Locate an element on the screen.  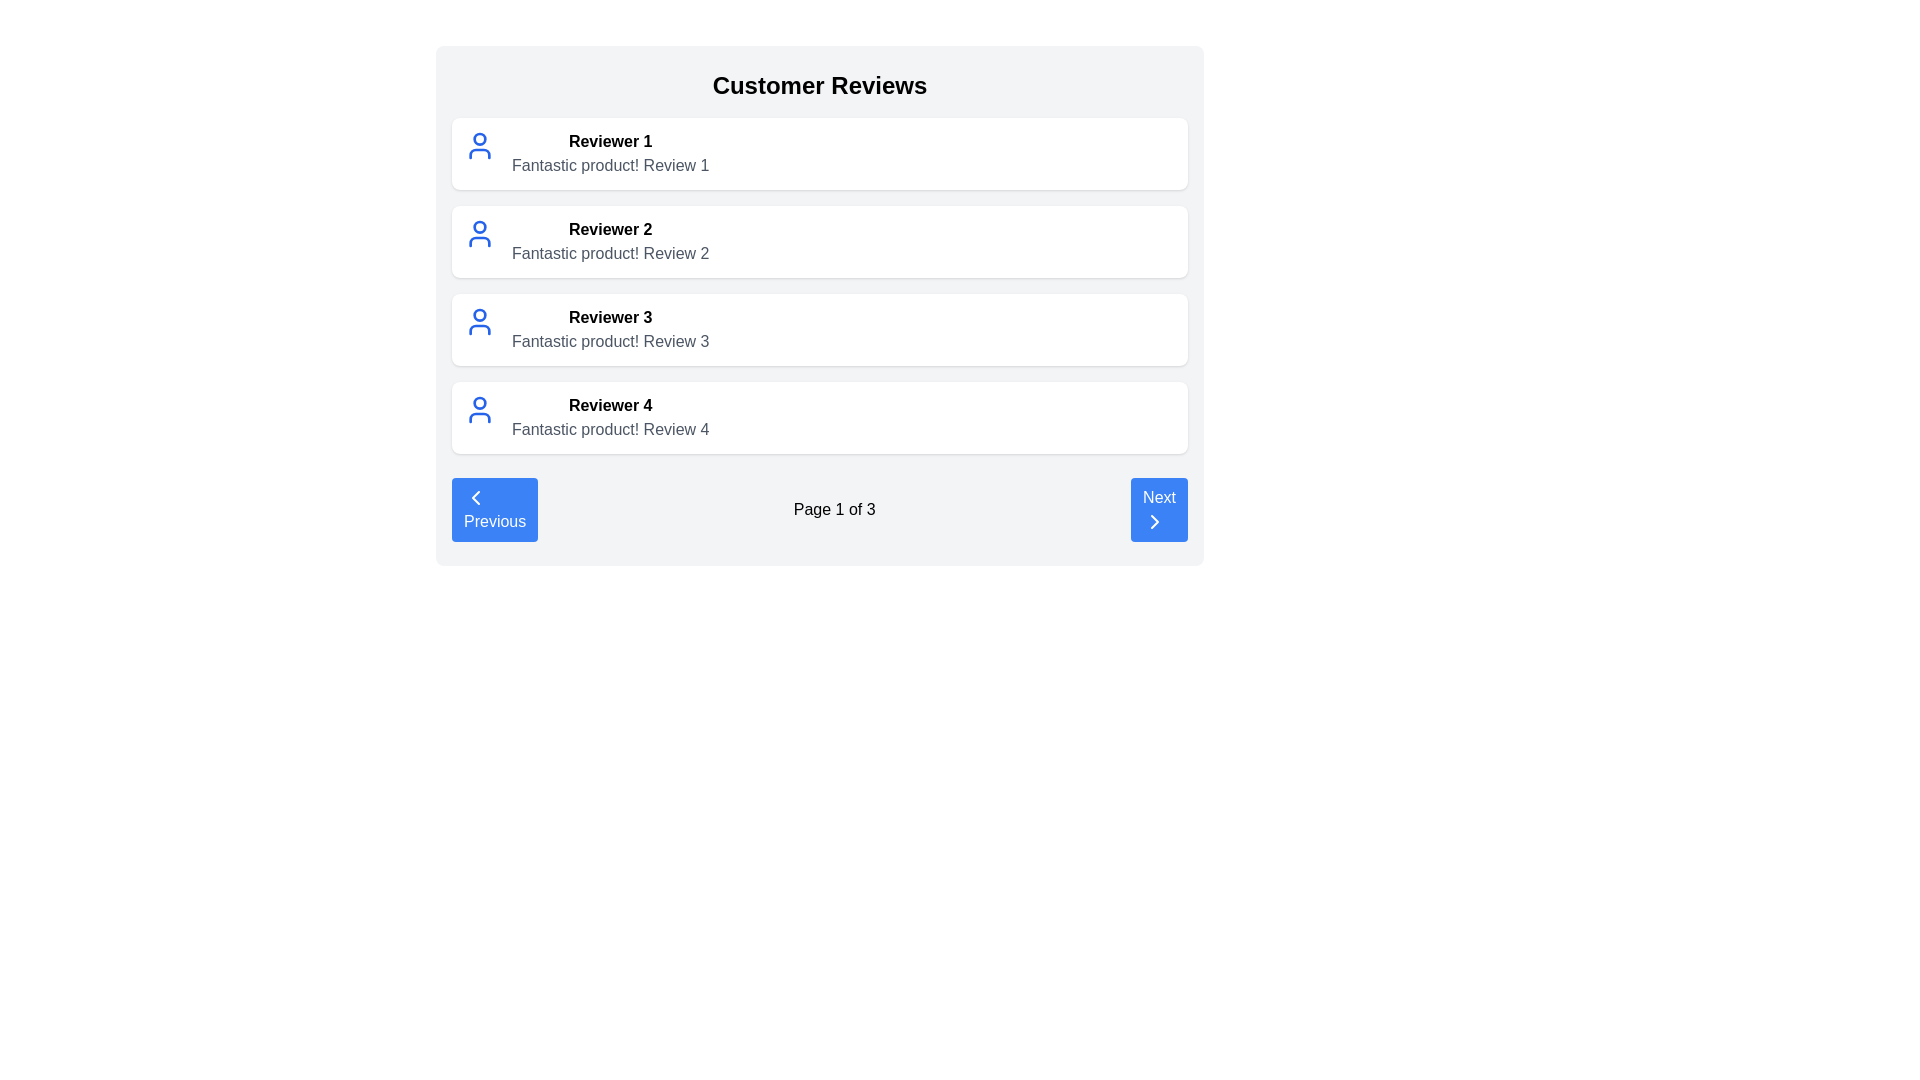
review details from the card displaying information submitted by 'Reviewer 2', located in the 'Customer Reviews' section is located at coordinates (820, 241).